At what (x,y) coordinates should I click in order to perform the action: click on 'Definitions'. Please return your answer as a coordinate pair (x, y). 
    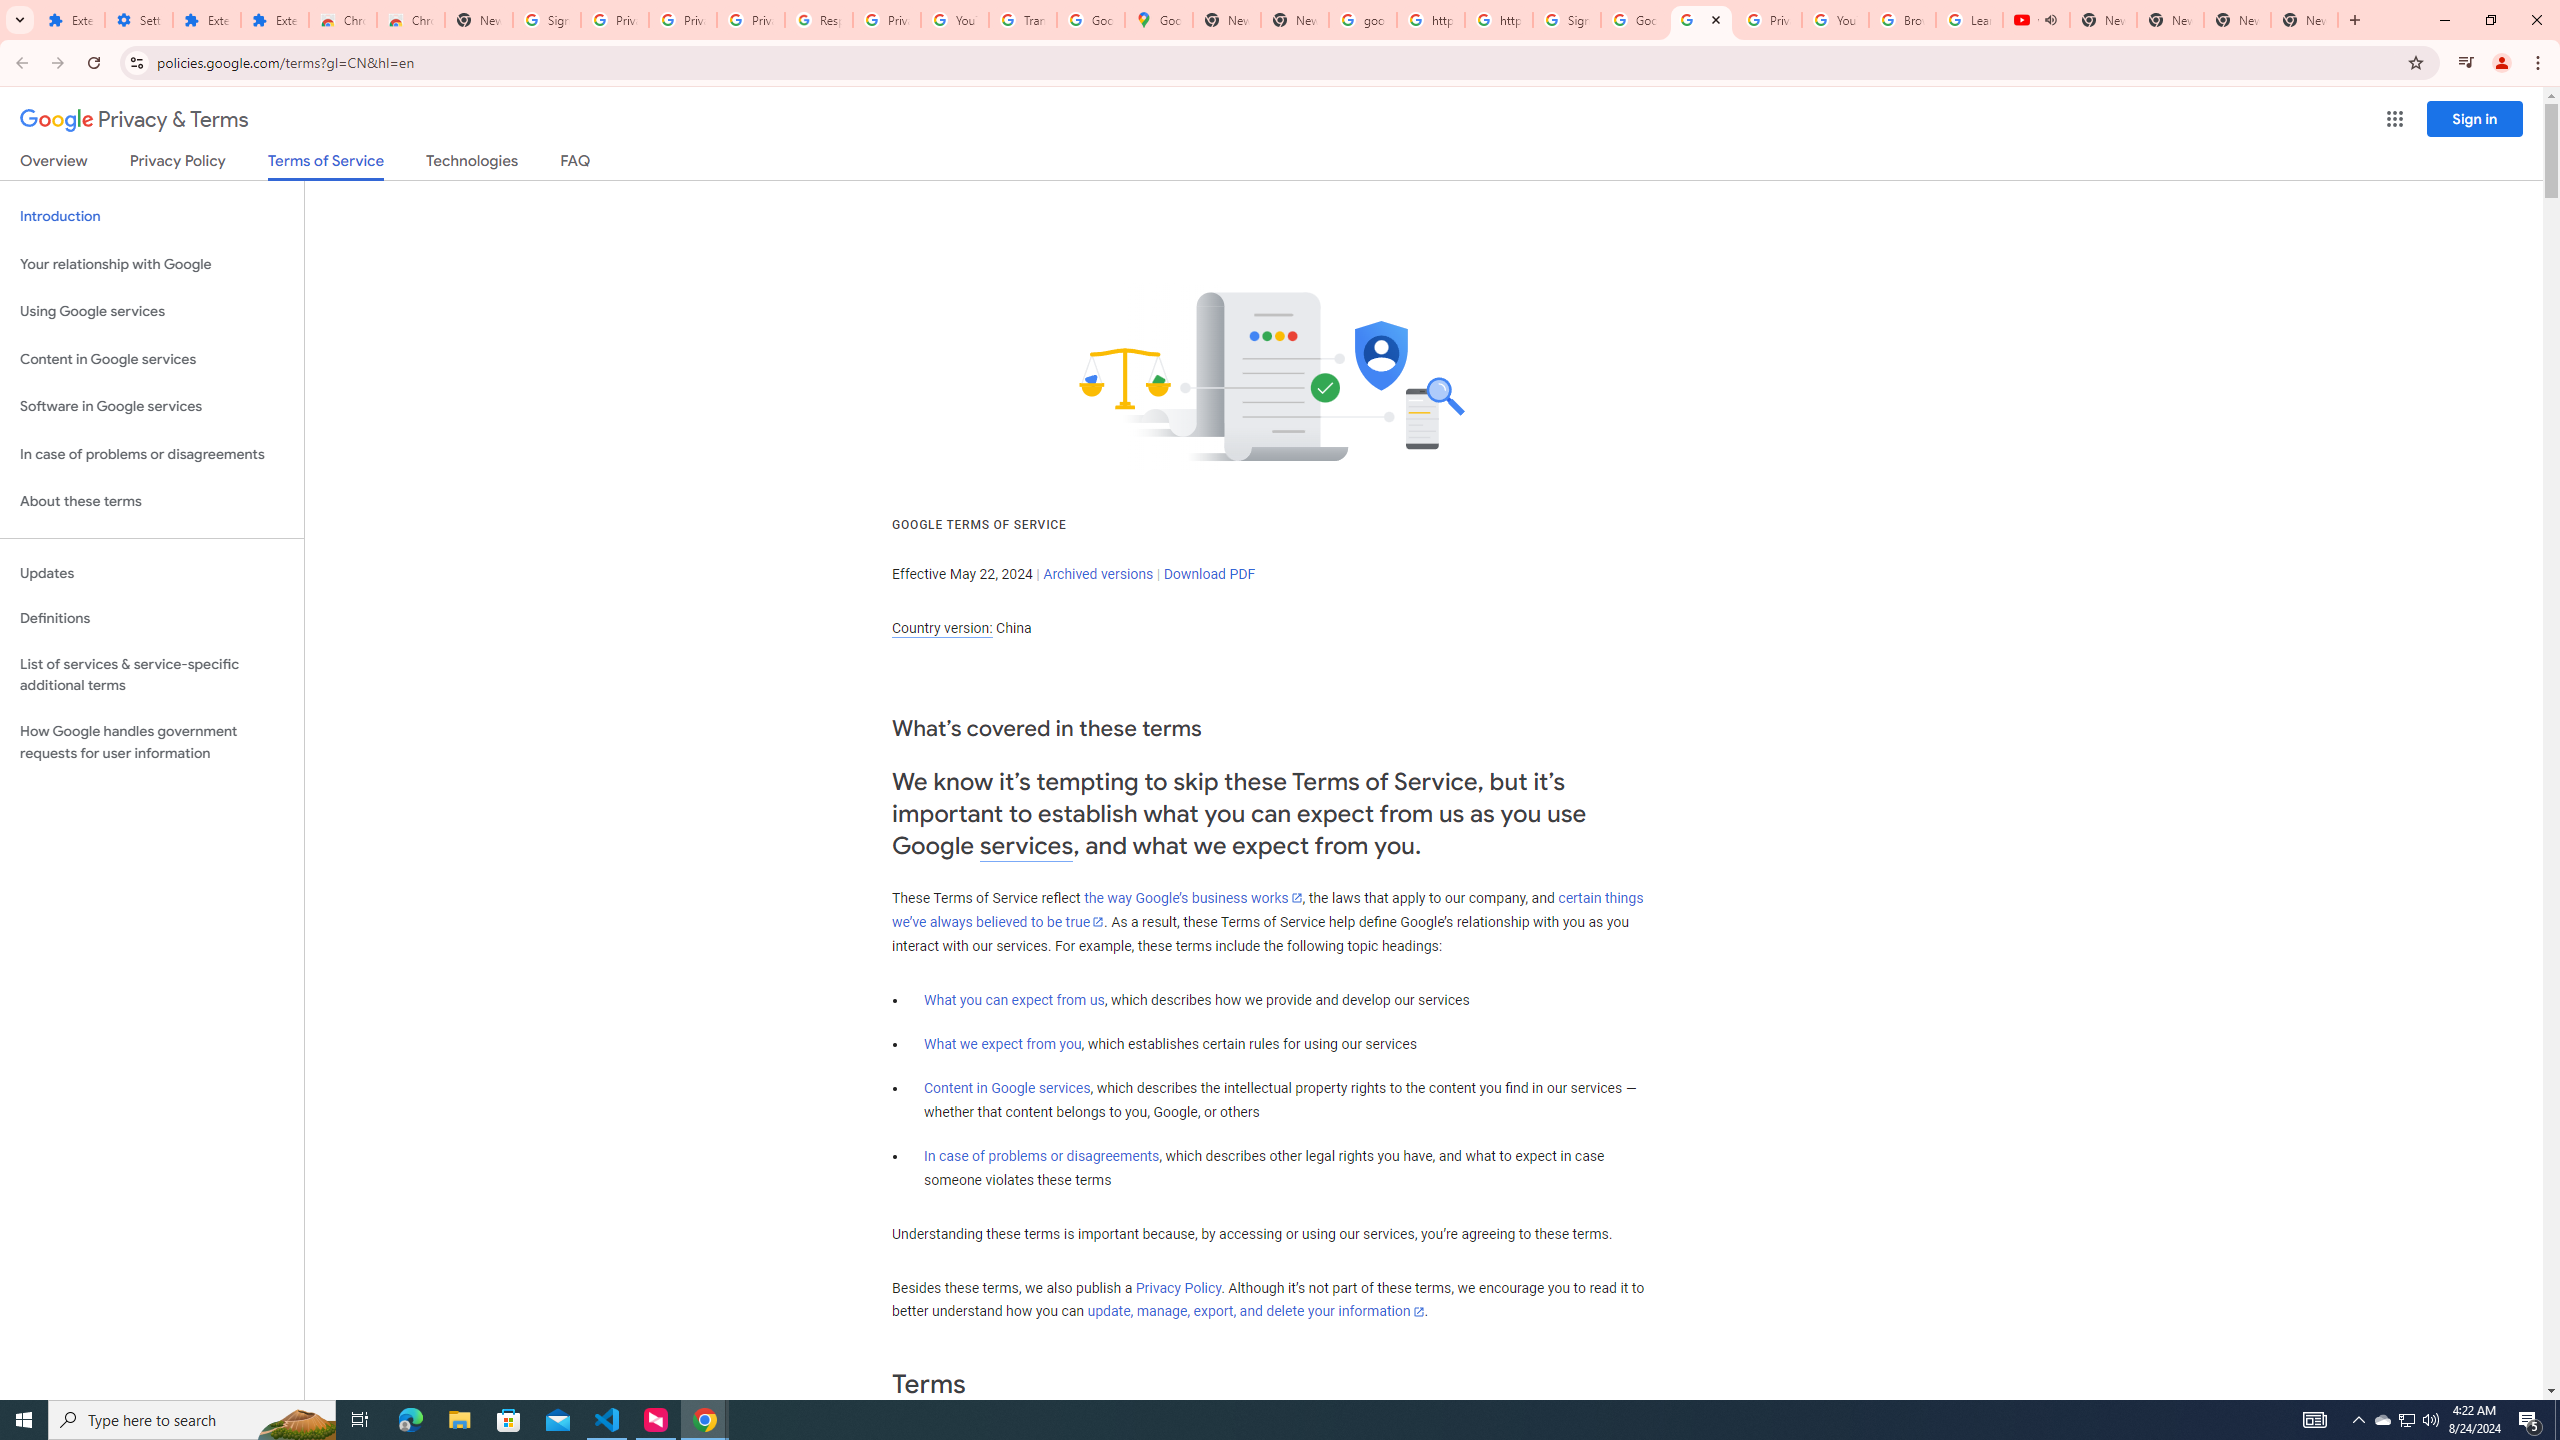
    Looking at the image, I should click on (151, 618).